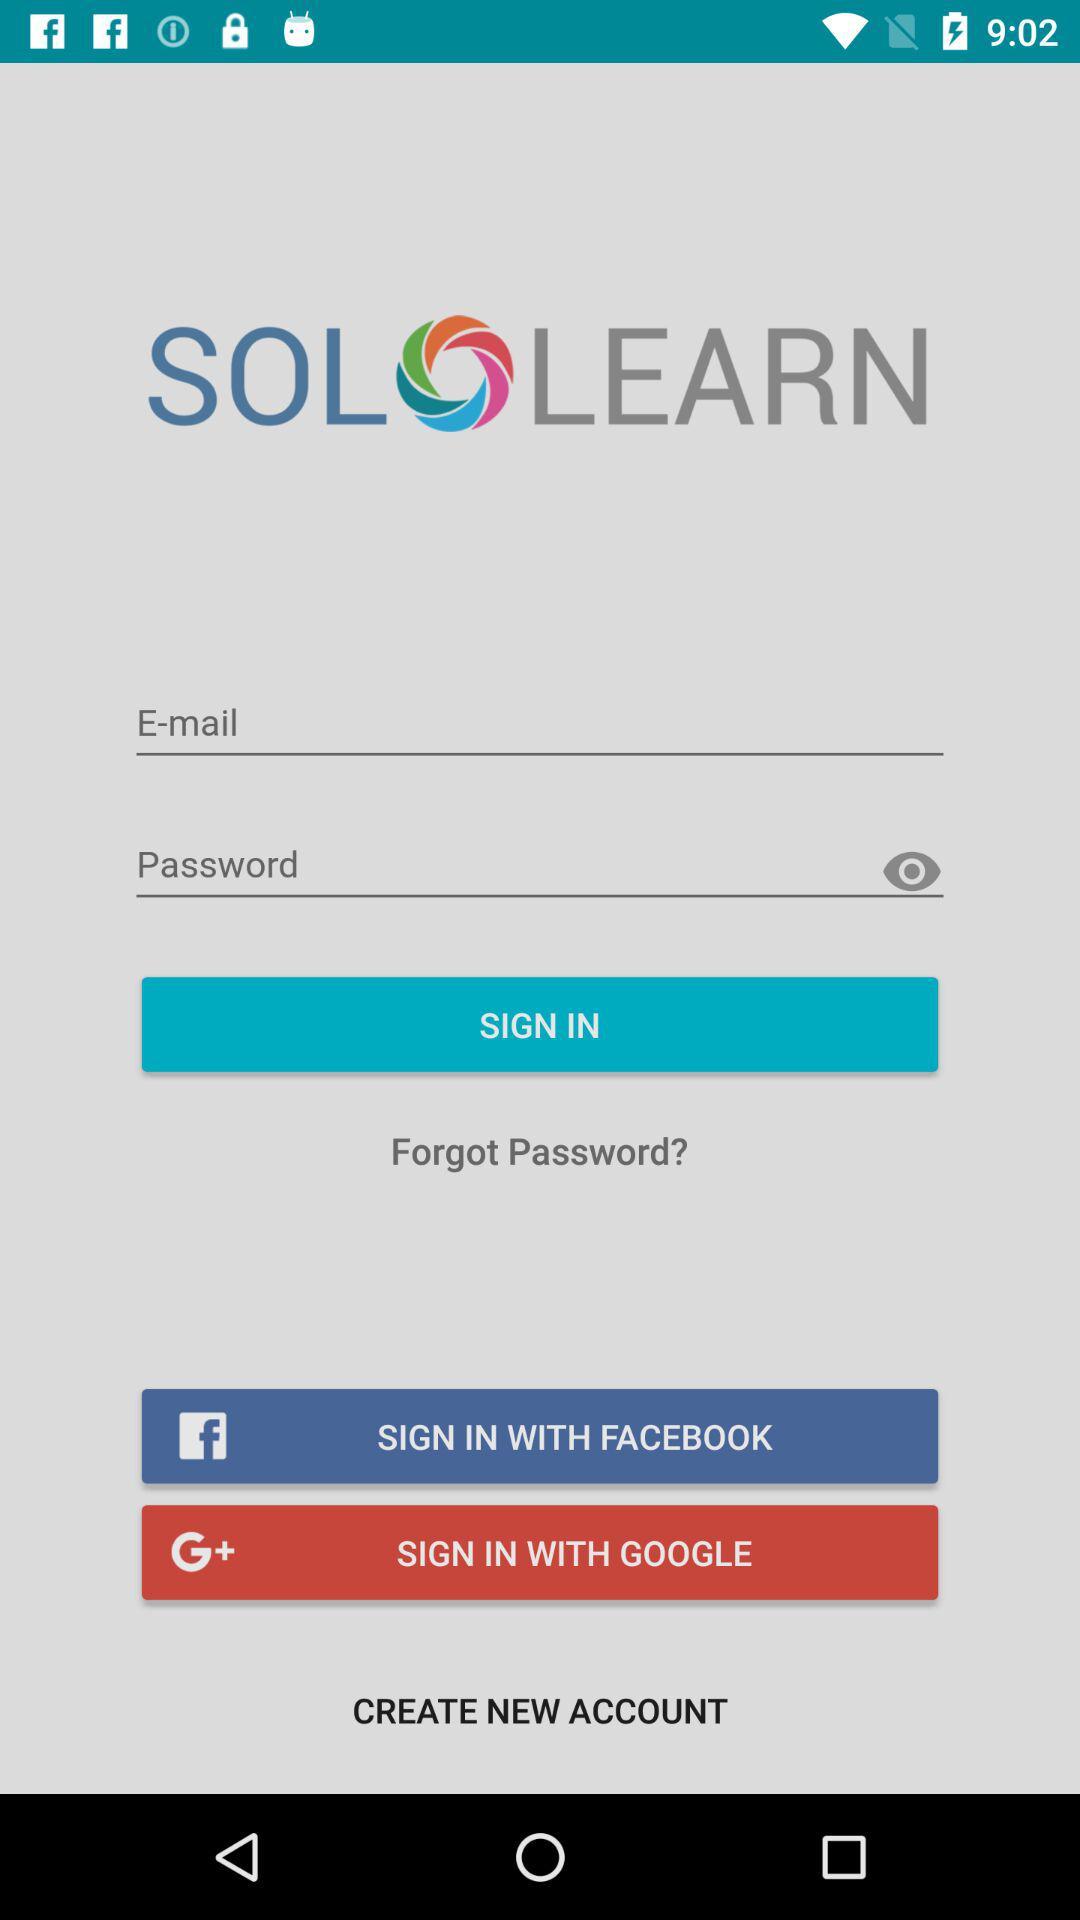  Describe the element at coordinates (911, 872) in the screenshot. I see `because back devicer` at that location.